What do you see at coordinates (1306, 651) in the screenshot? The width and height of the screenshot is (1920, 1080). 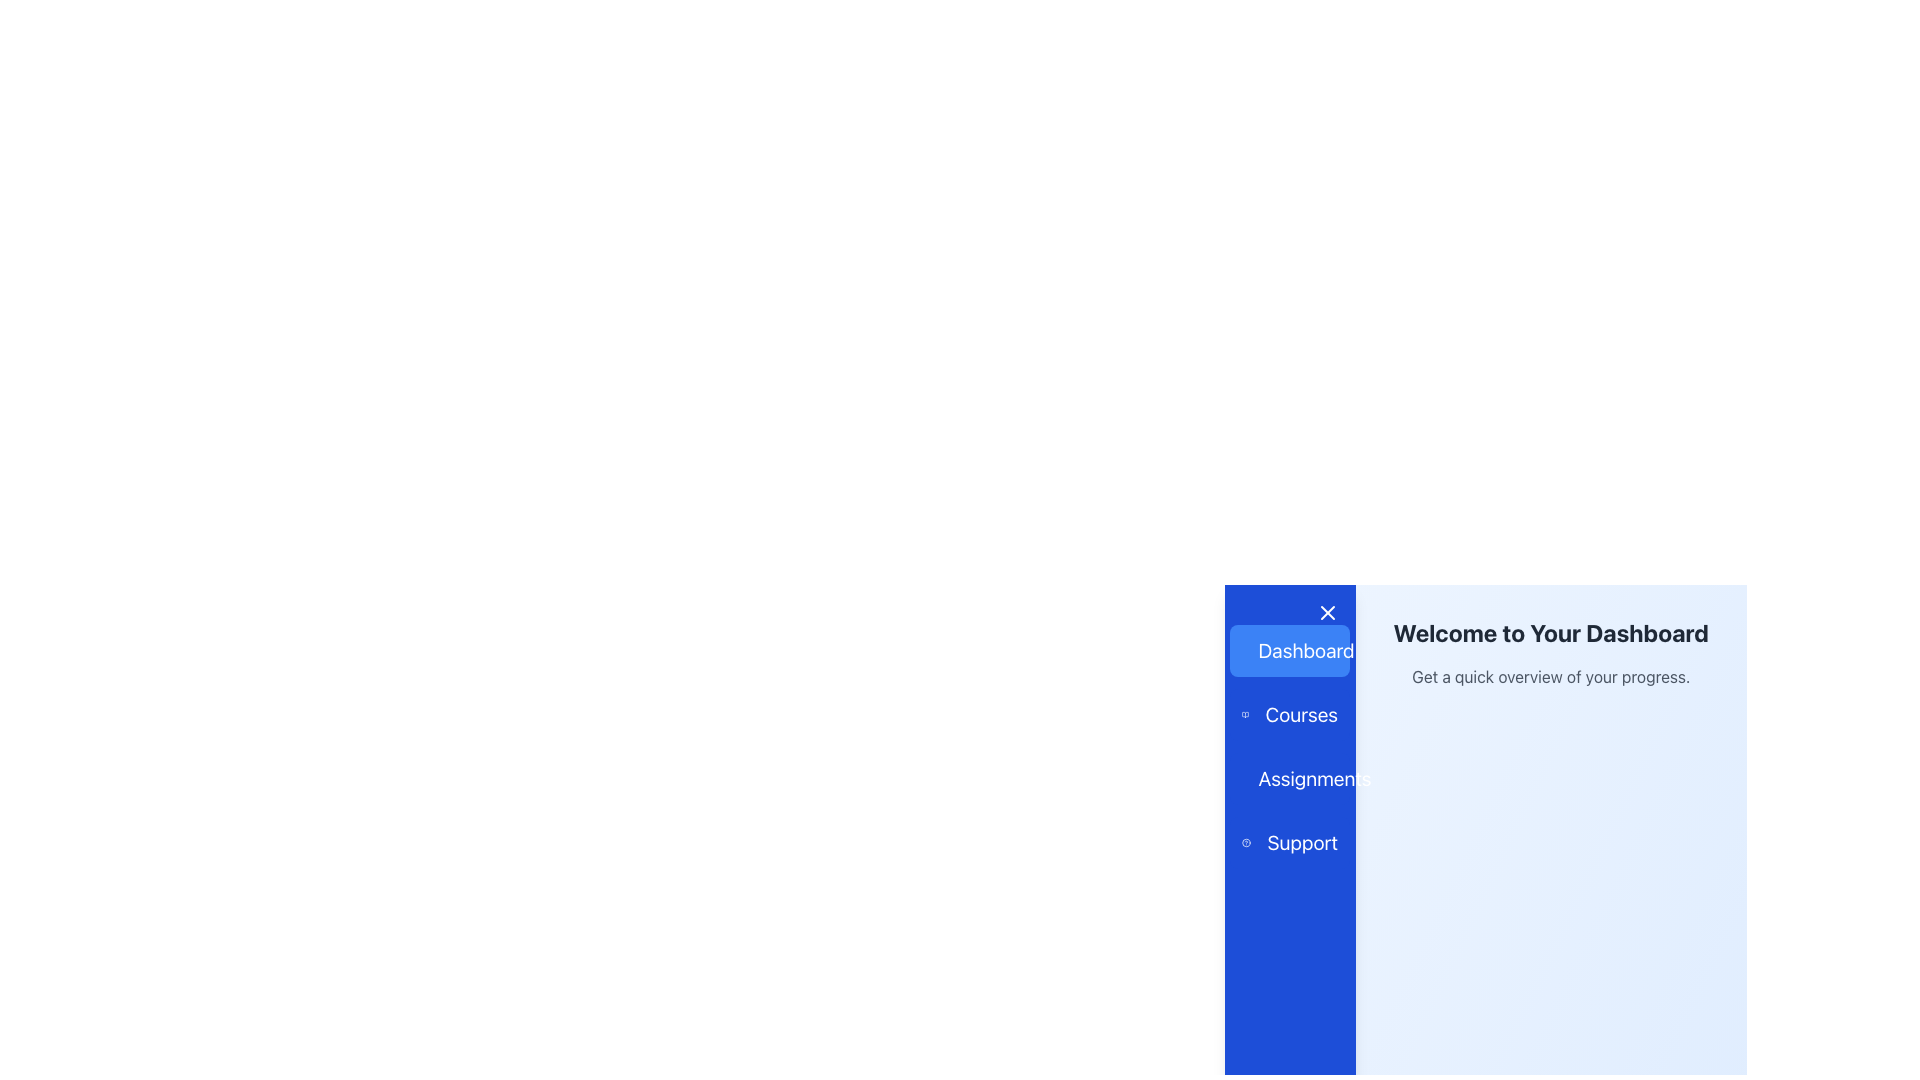 I see `the 'Dashboard' text label within the blue navigation menu` at bounding box center [1306, 651].